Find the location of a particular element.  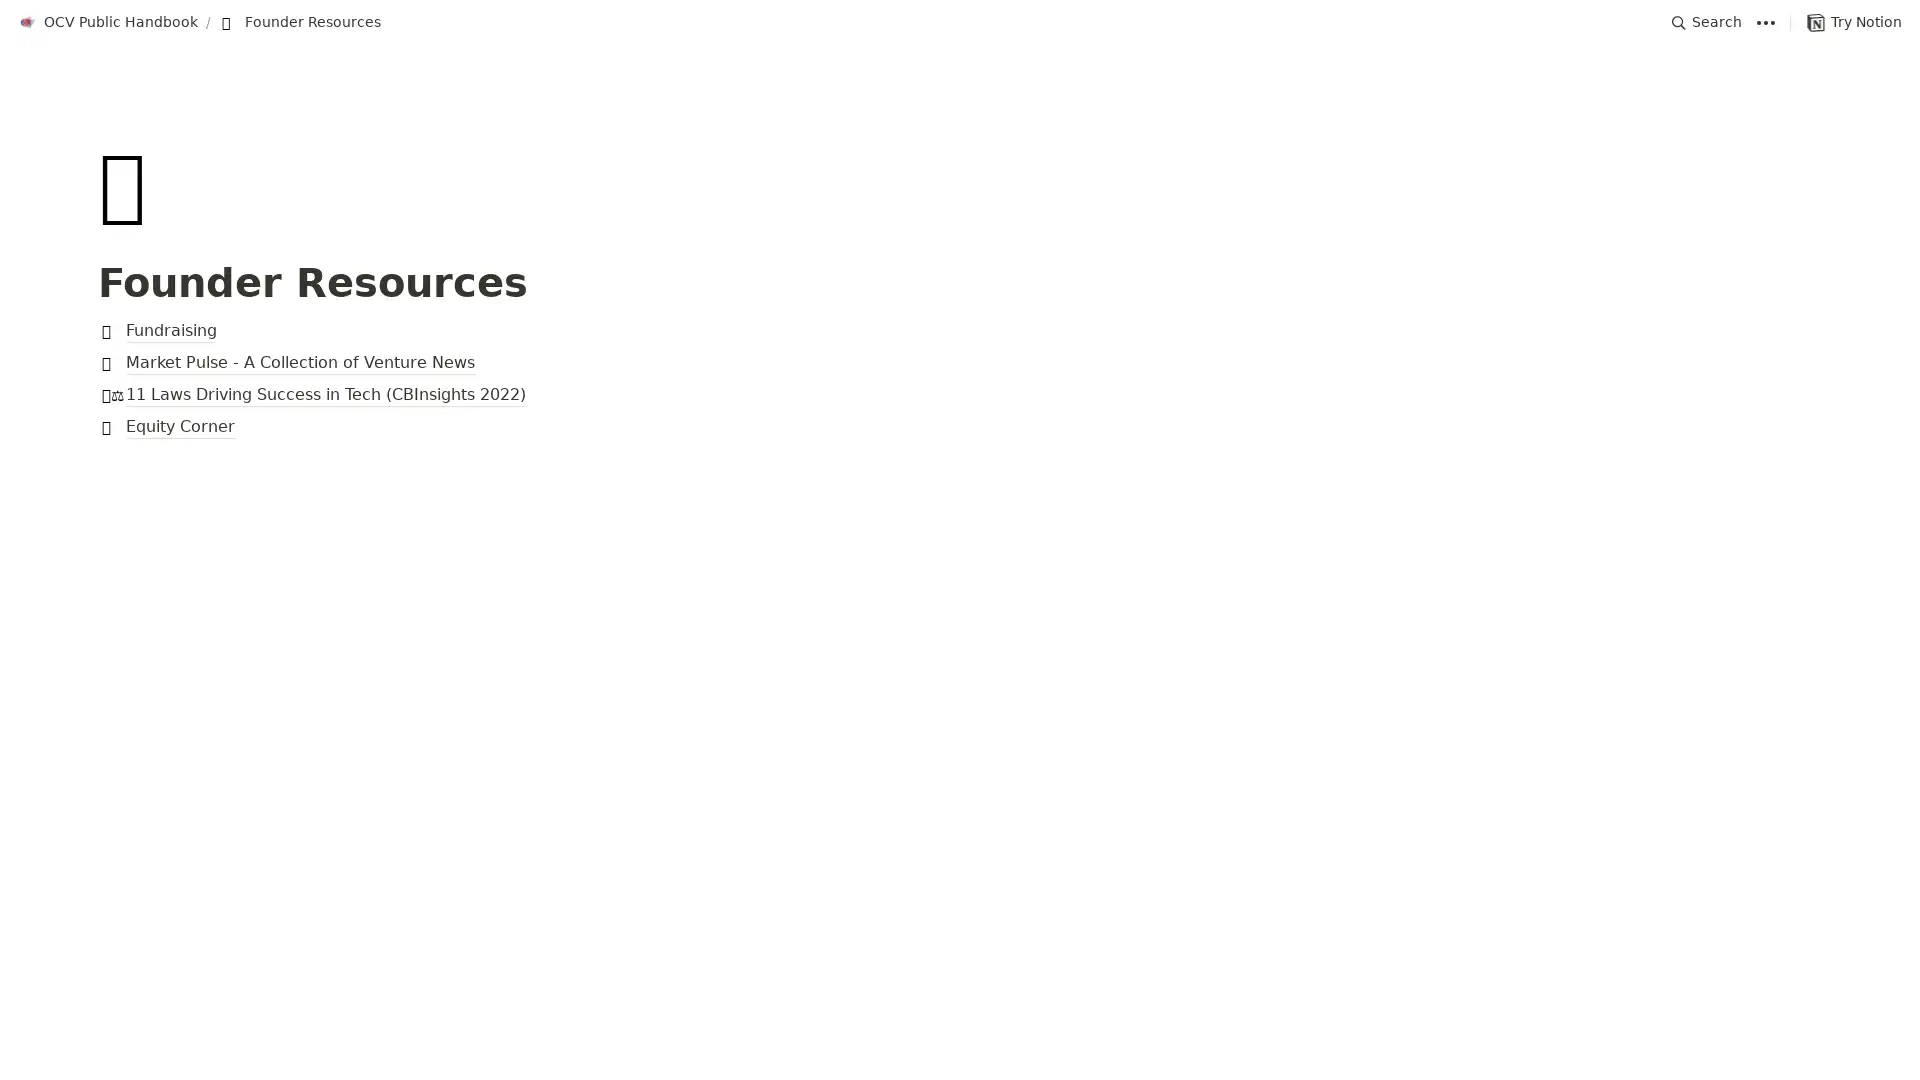

Founder Resources is located at coordinates (298, 22).